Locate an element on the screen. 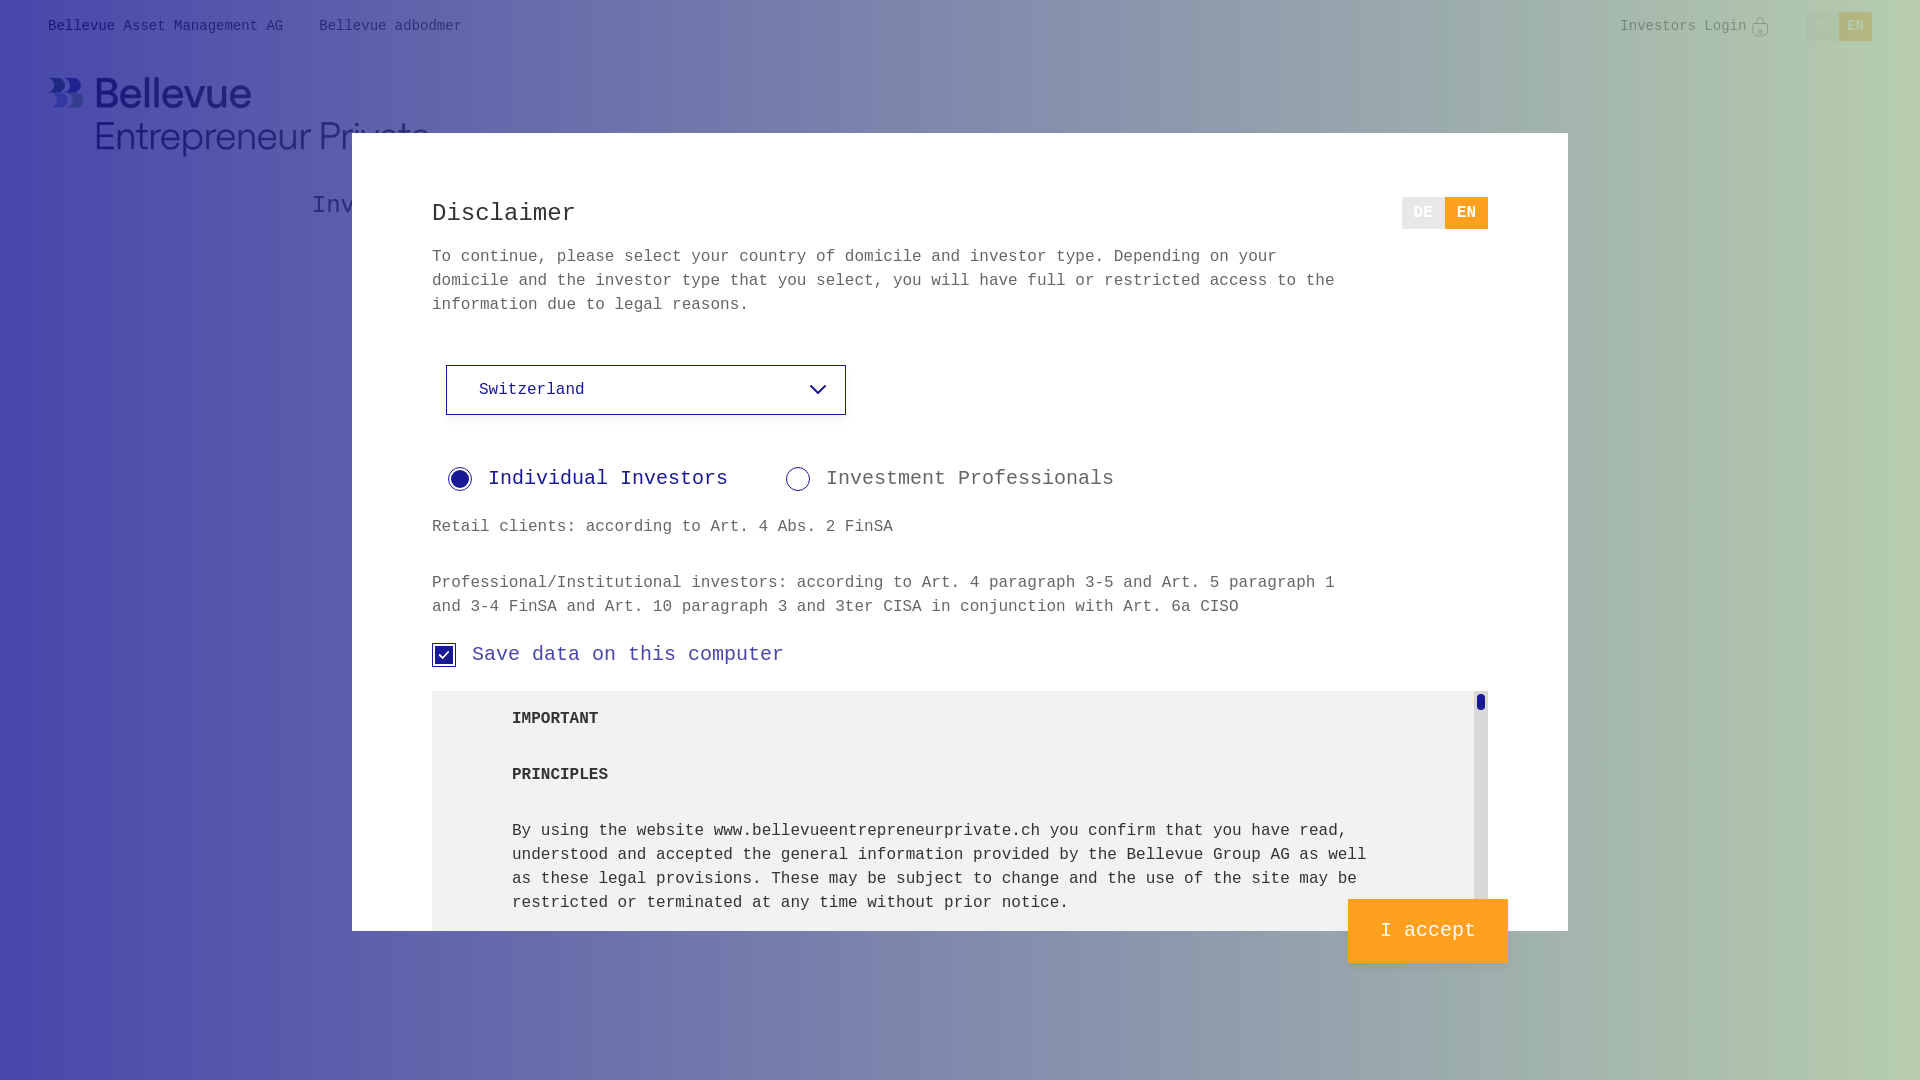 This screenshot has height=1080, width=1920. 'Investors Login' is located at coordinates (1620, 26).